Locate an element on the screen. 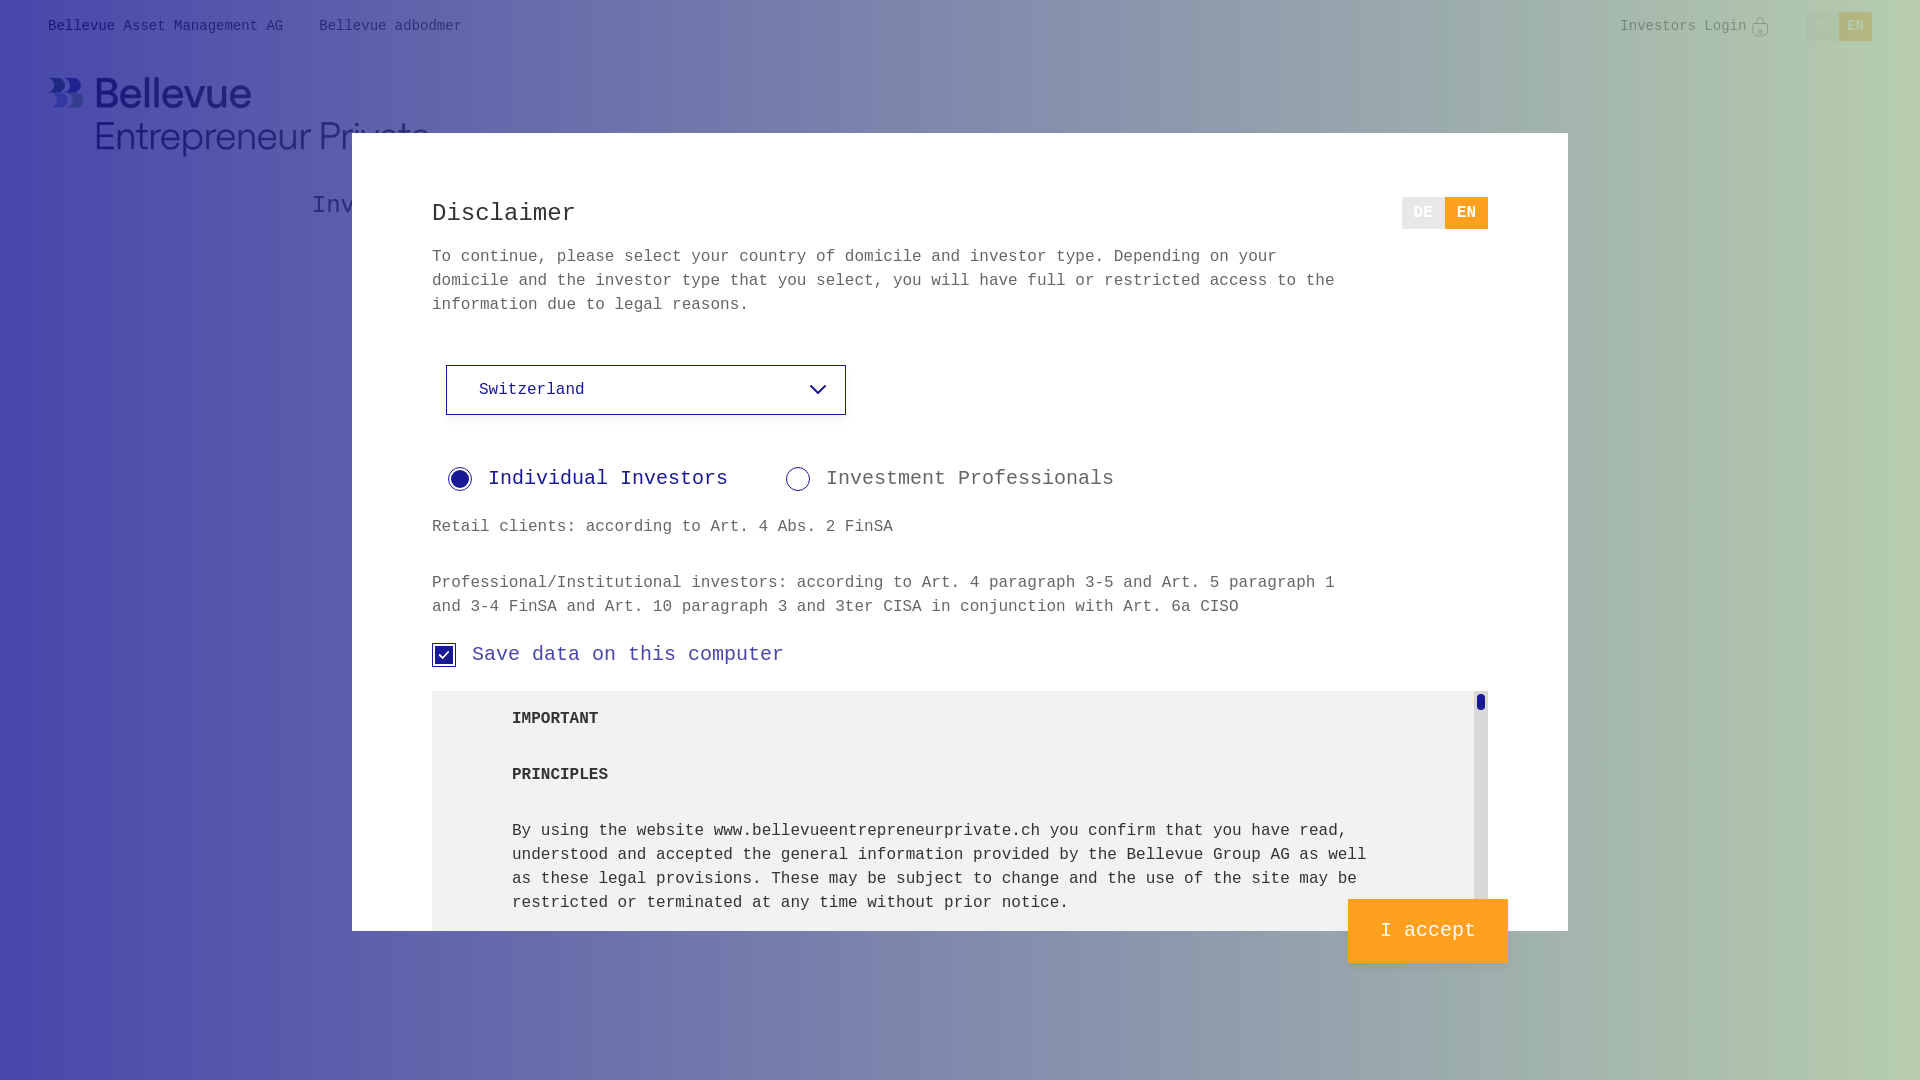 This screenshot has height=1080, width=1920. 'Investors Login' is located at coordinates (1620, 26).